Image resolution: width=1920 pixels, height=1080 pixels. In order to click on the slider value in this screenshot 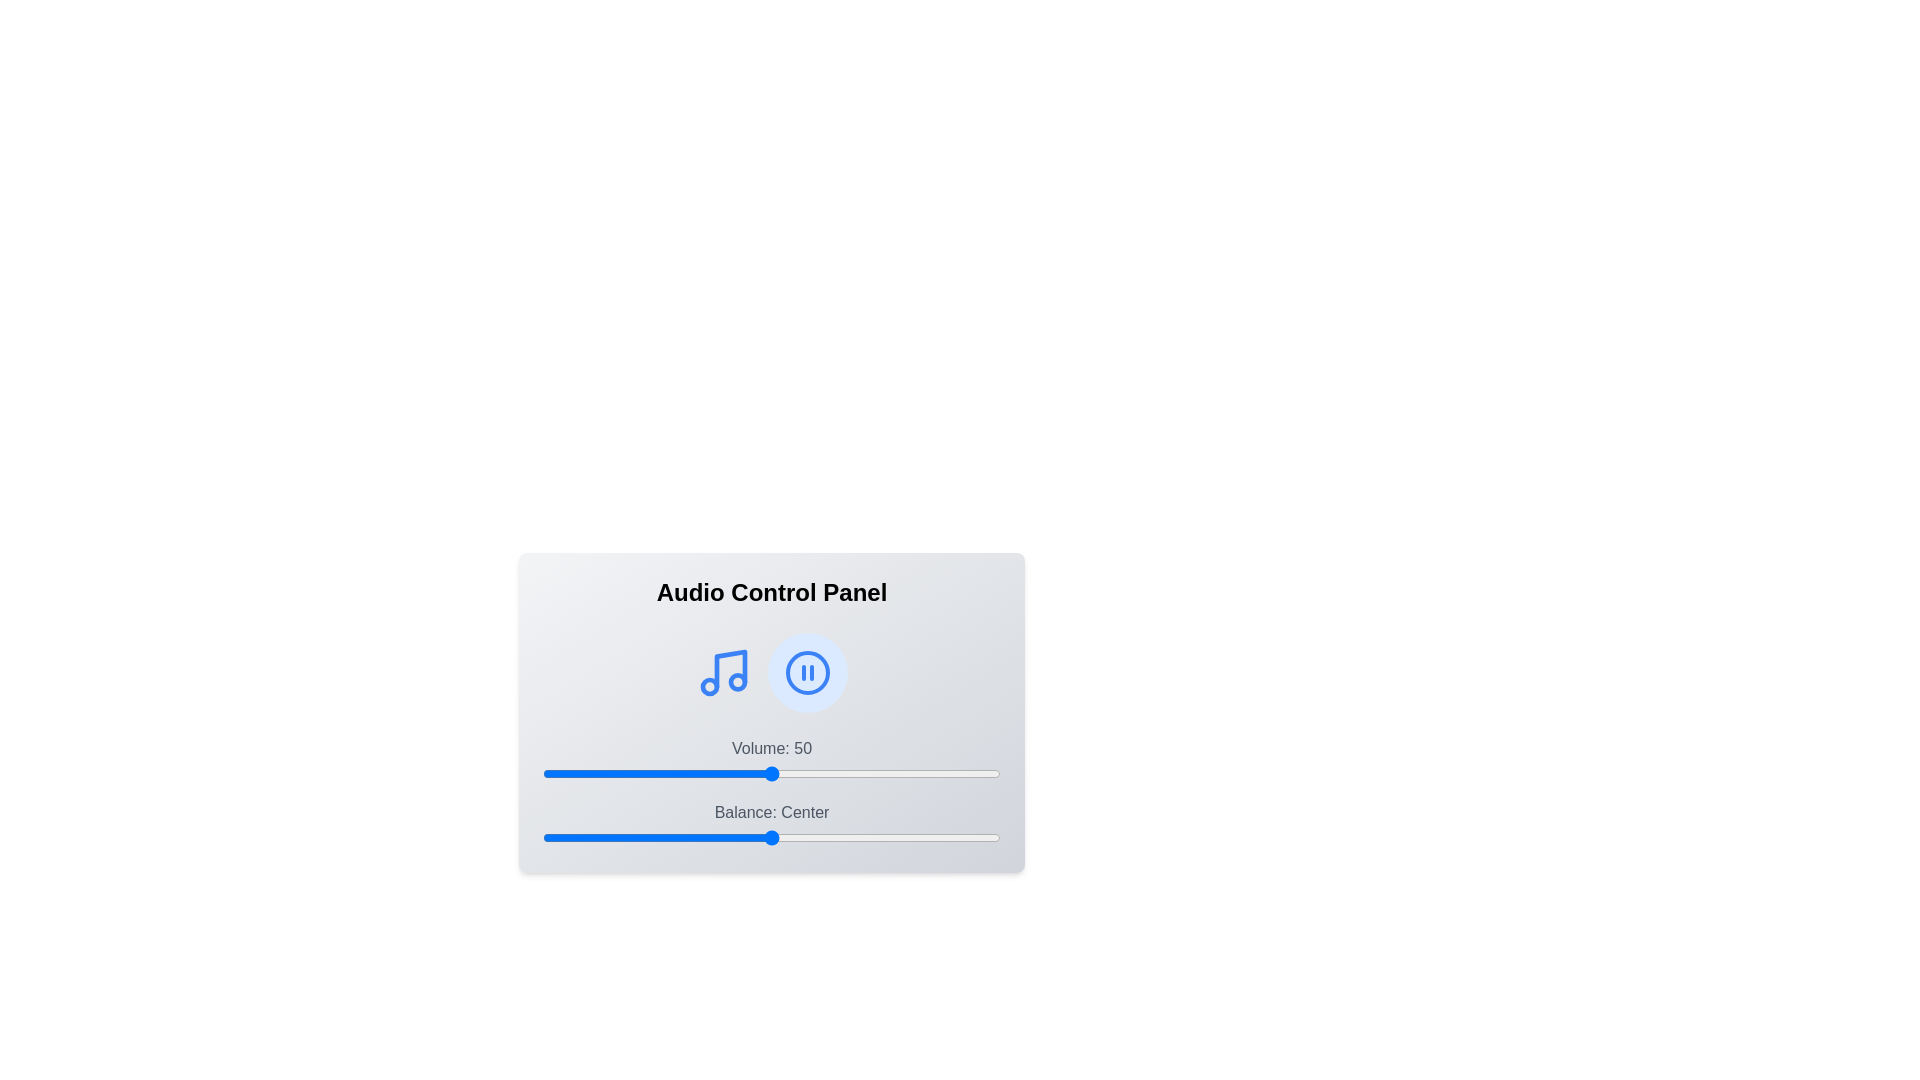, I will do `click(542, 773)`.